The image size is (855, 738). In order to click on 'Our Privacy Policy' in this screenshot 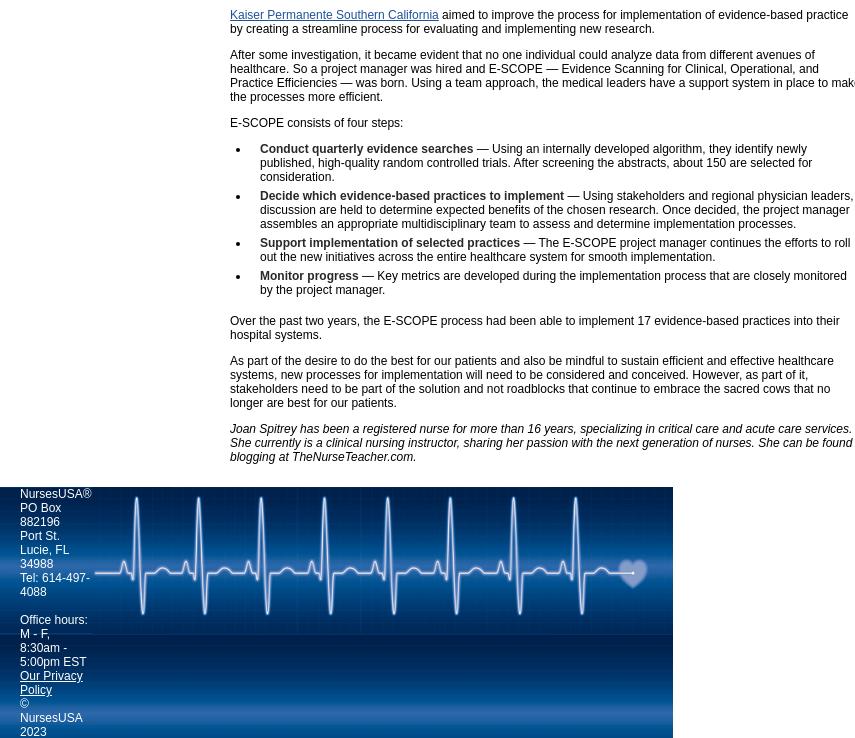, I will do `click(49, 682)`.